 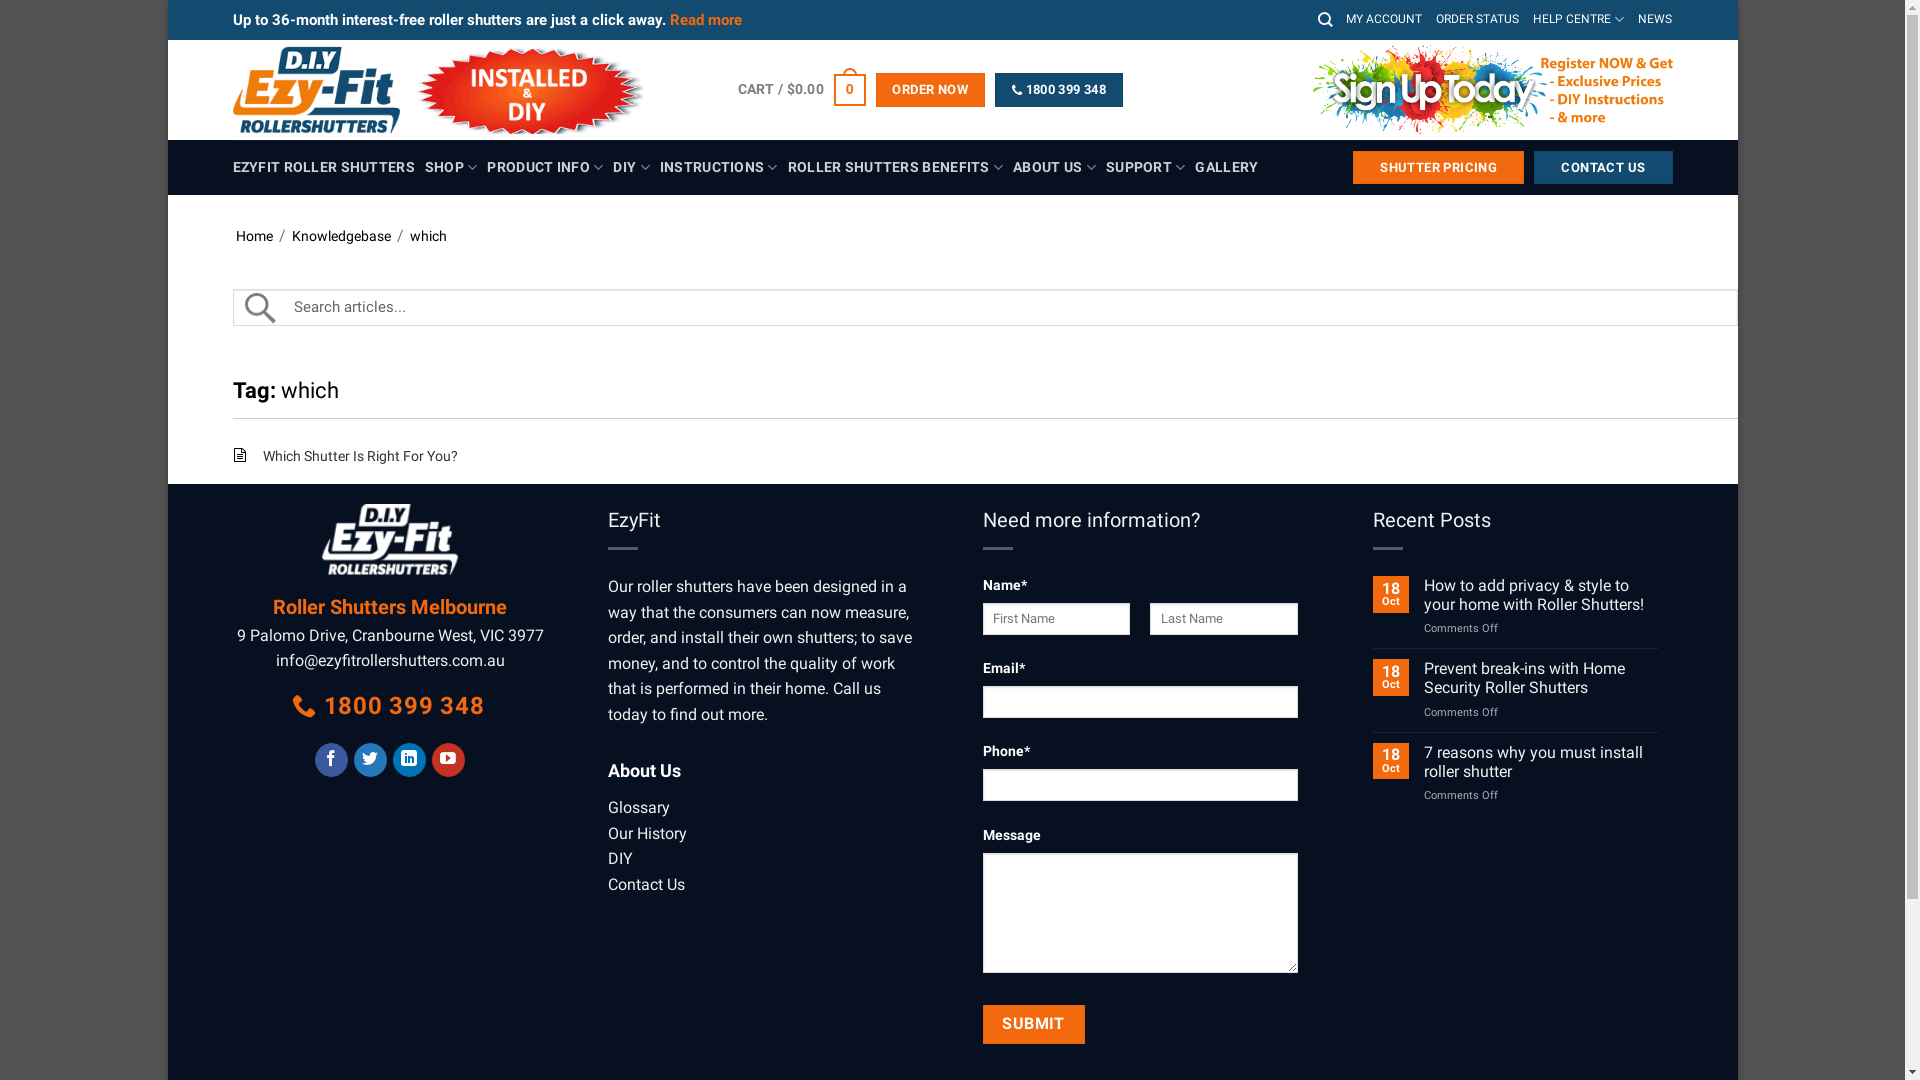 I want to click on 'Glossary', so click(x=607, y=806).